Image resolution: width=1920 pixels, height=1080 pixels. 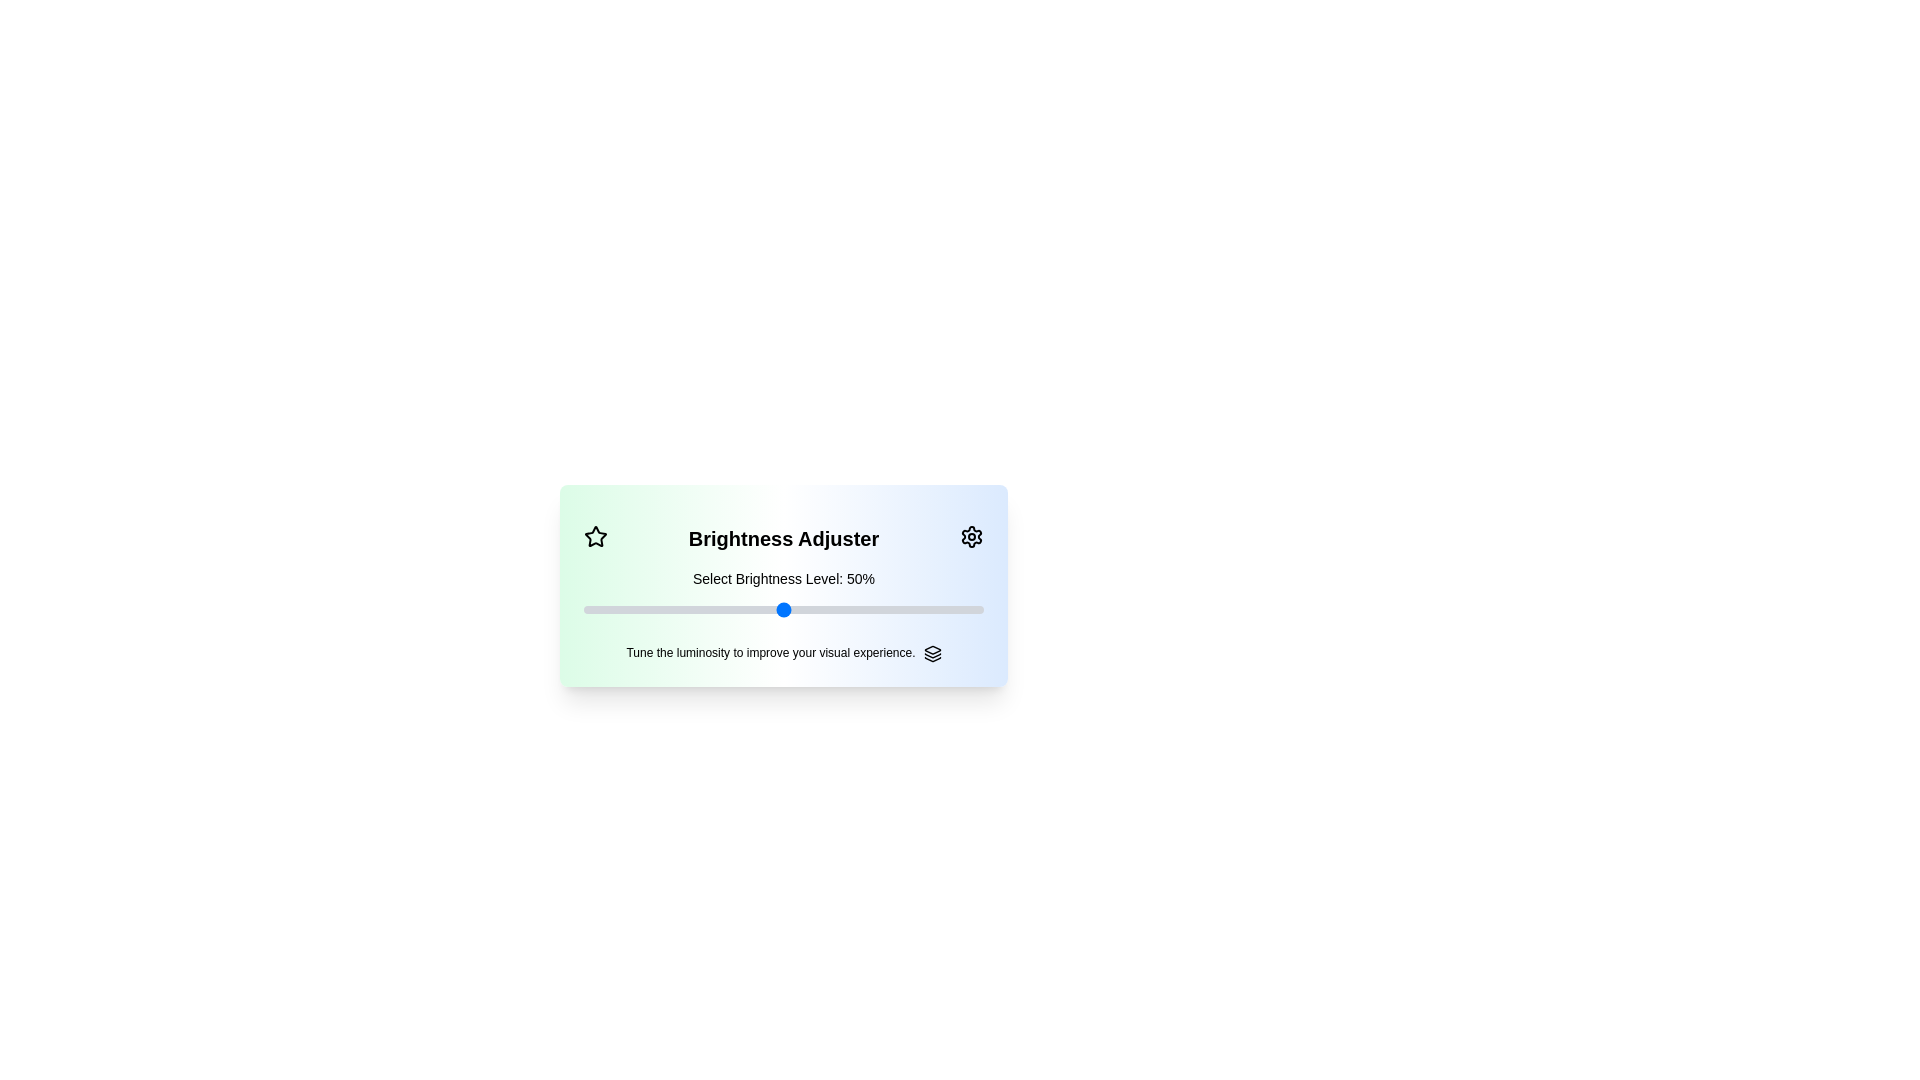 What do you see at coordinates (583, 608) in the screenshot?
I see `the slider to set brightness to 76%` at bounding box center [583, 608].